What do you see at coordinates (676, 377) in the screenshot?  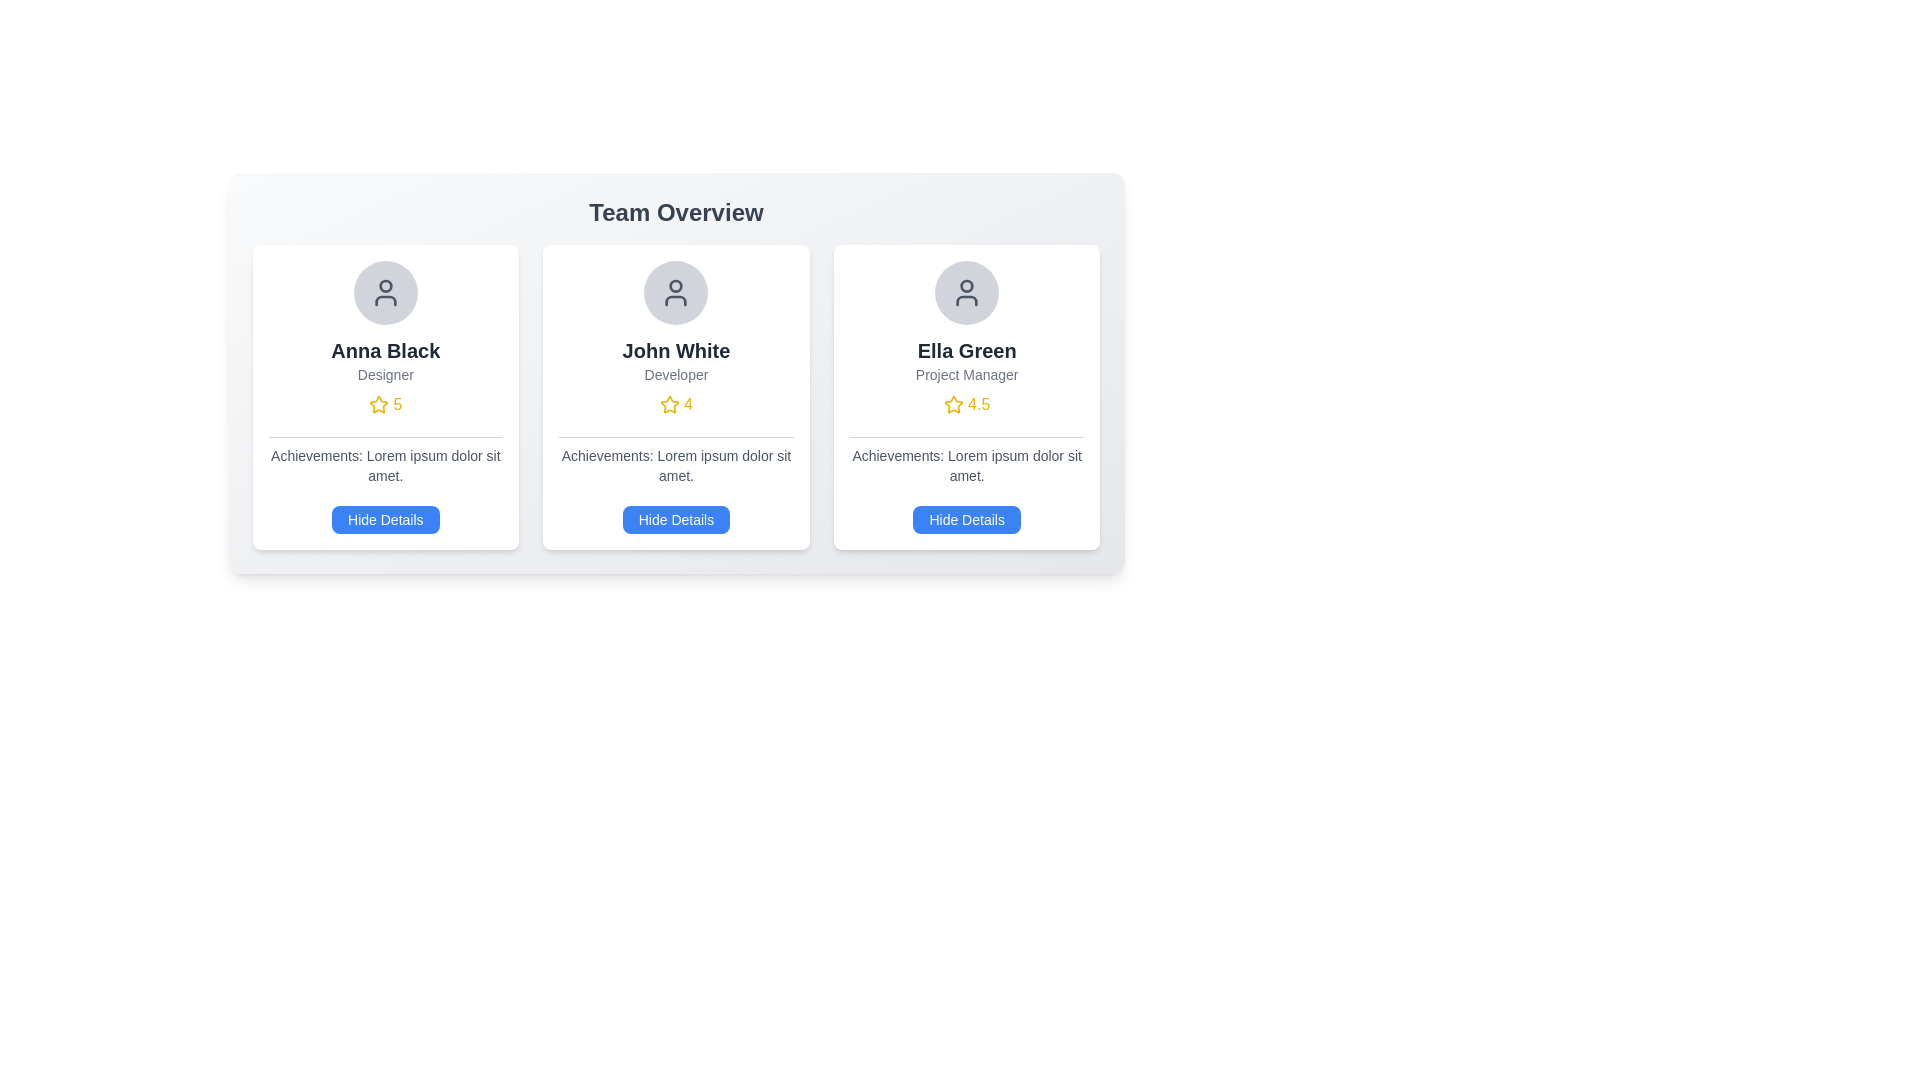 I see `the interactive elements related to the text block containing the name 'John White', title 'Developer', and a rating of '4' in the 'Team Overview' section` at bounding box center [676, 377].